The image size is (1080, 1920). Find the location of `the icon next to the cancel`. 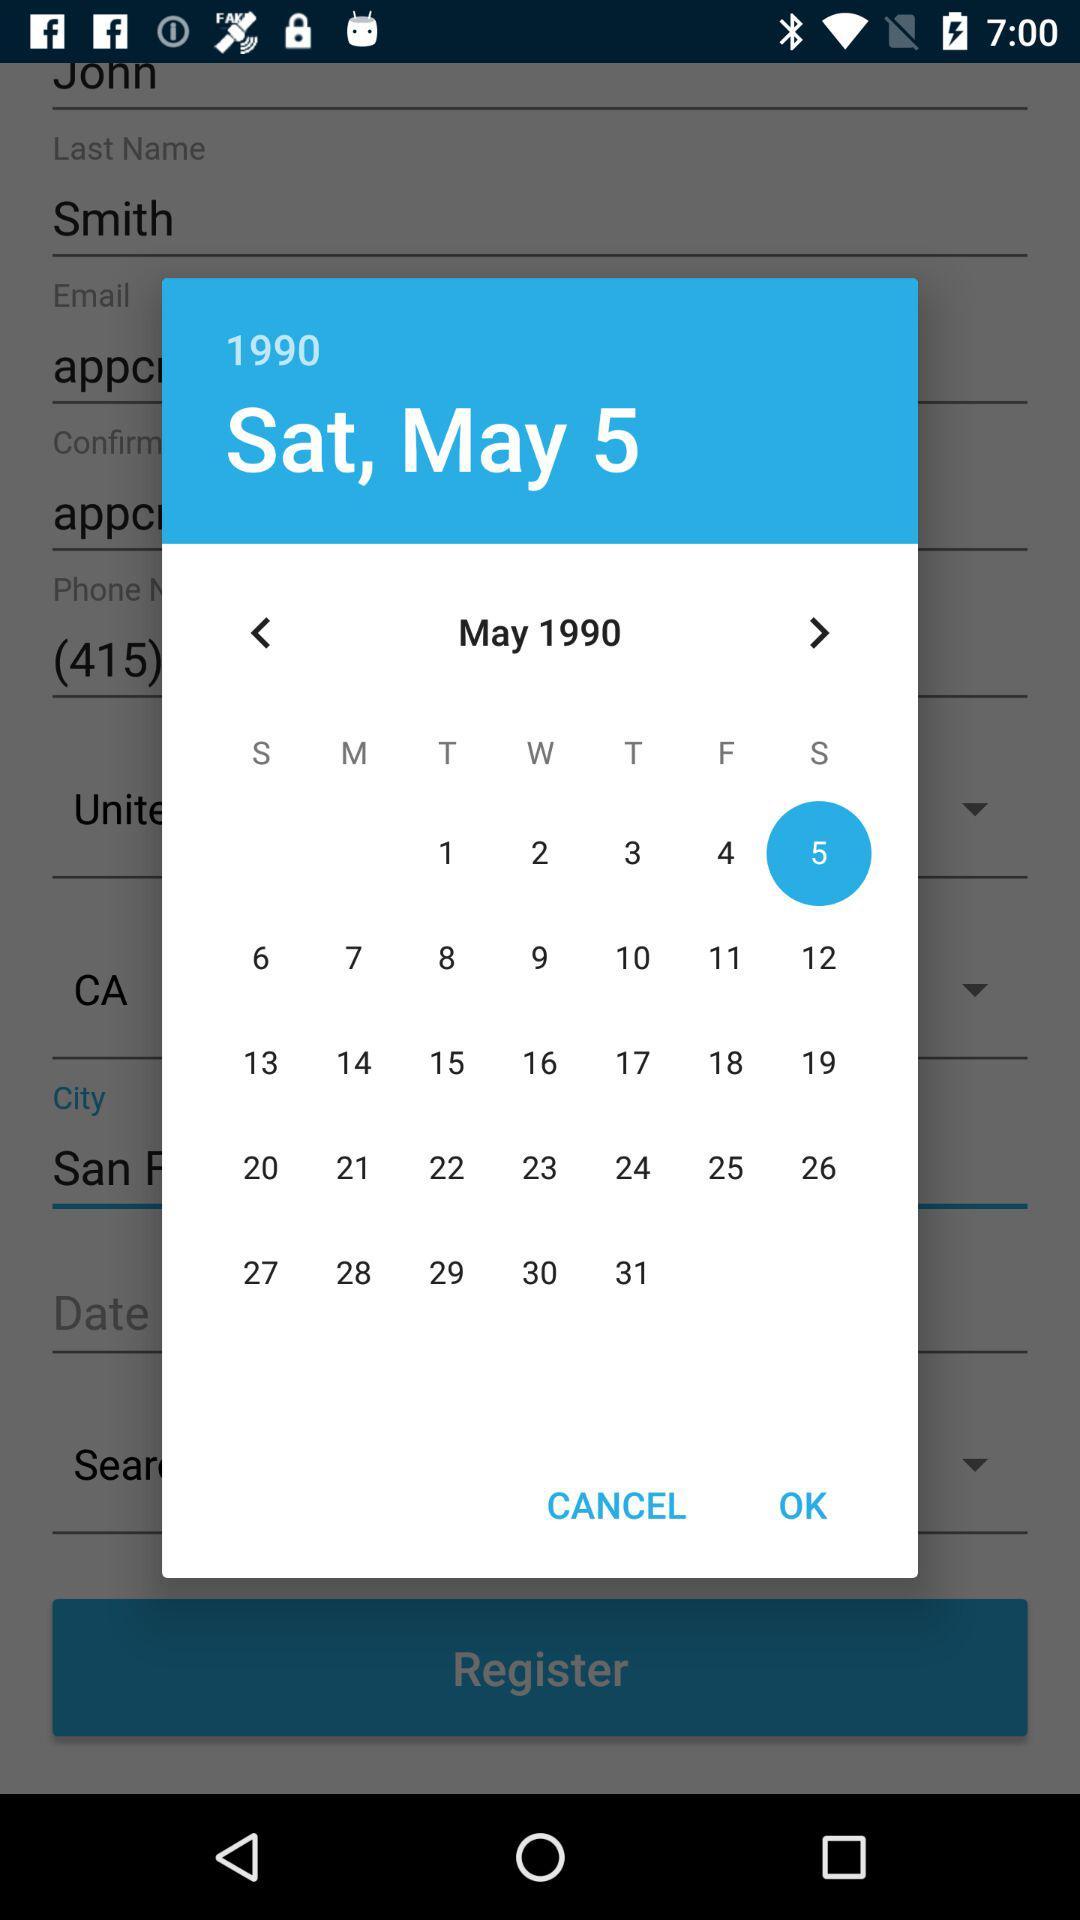

the icon next to the cancel is located at coordinates (801, 1504).